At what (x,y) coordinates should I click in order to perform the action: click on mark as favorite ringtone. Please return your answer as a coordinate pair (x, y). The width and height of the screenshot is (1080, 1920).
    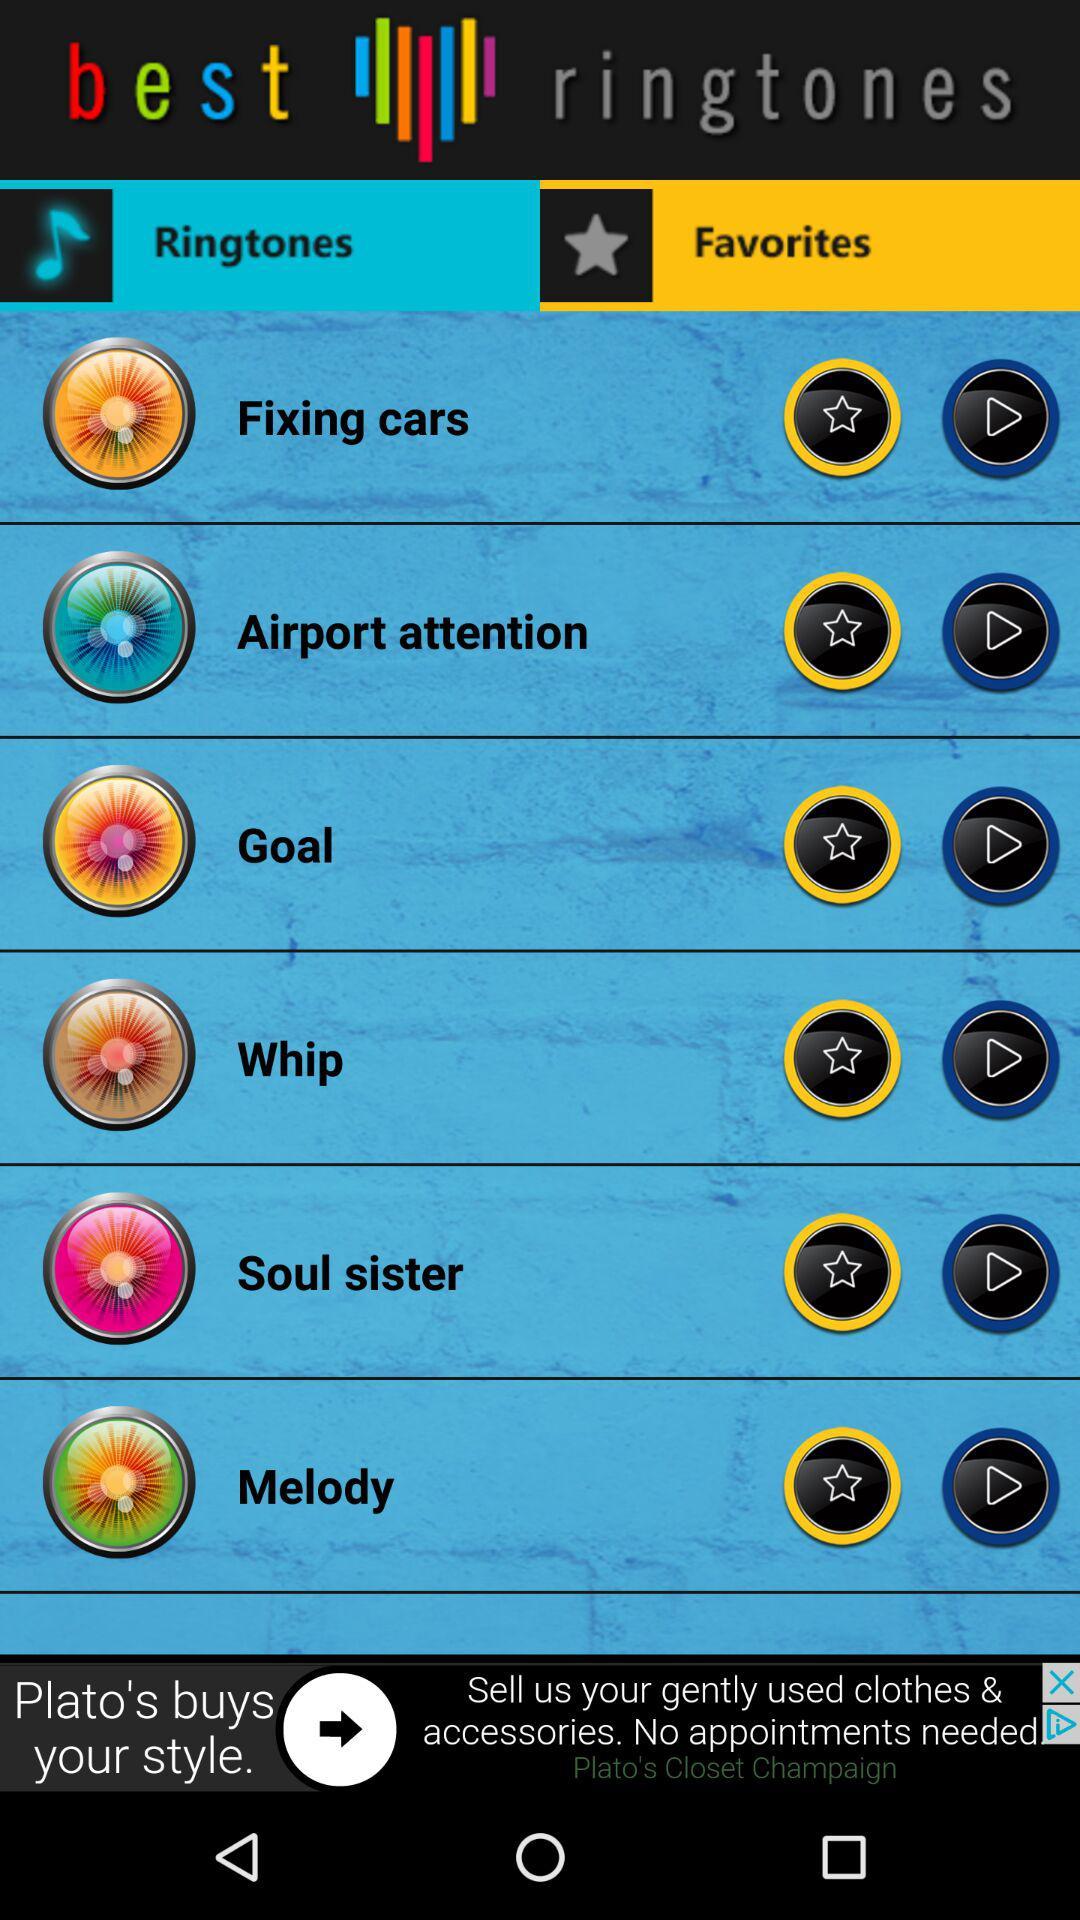
    Looking at the image, I should click on (843, 629).